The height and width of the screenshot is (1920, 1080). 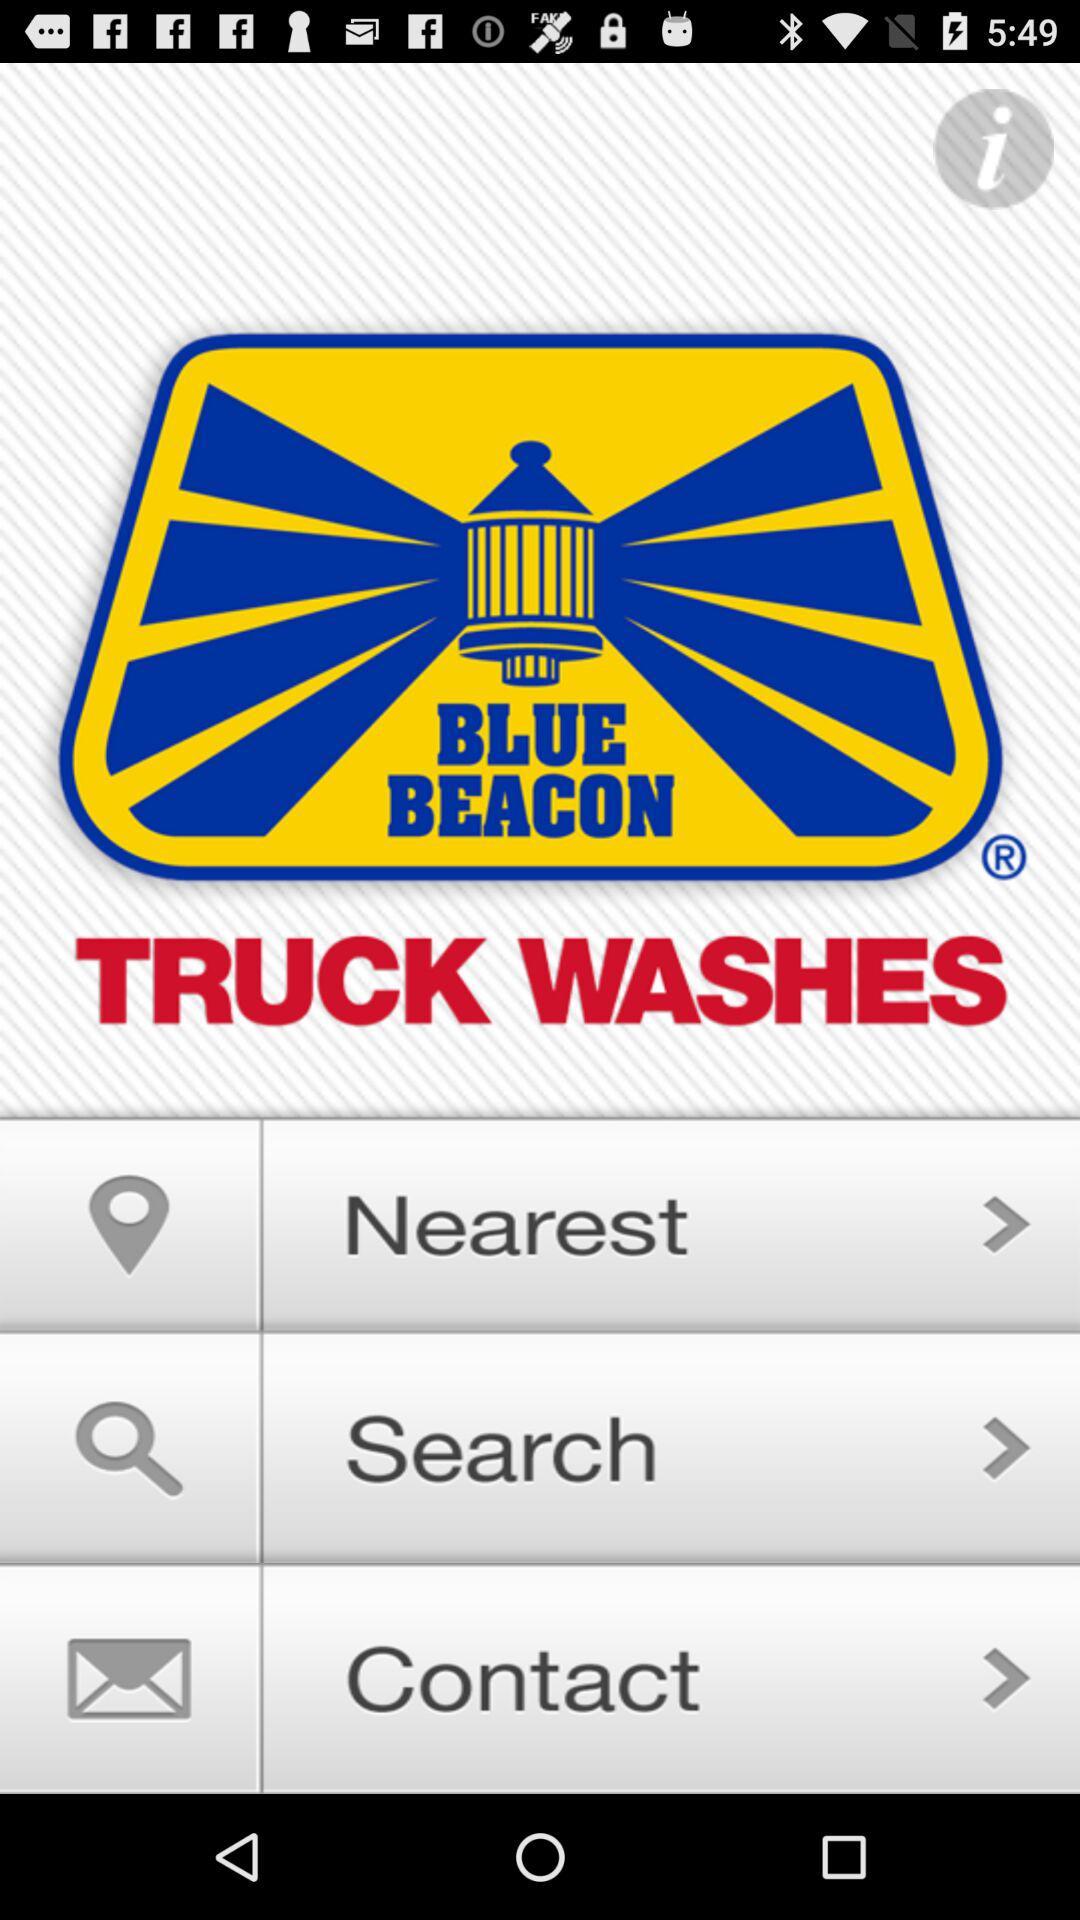 I want to click on the info icon, so click(x=993, y=160).